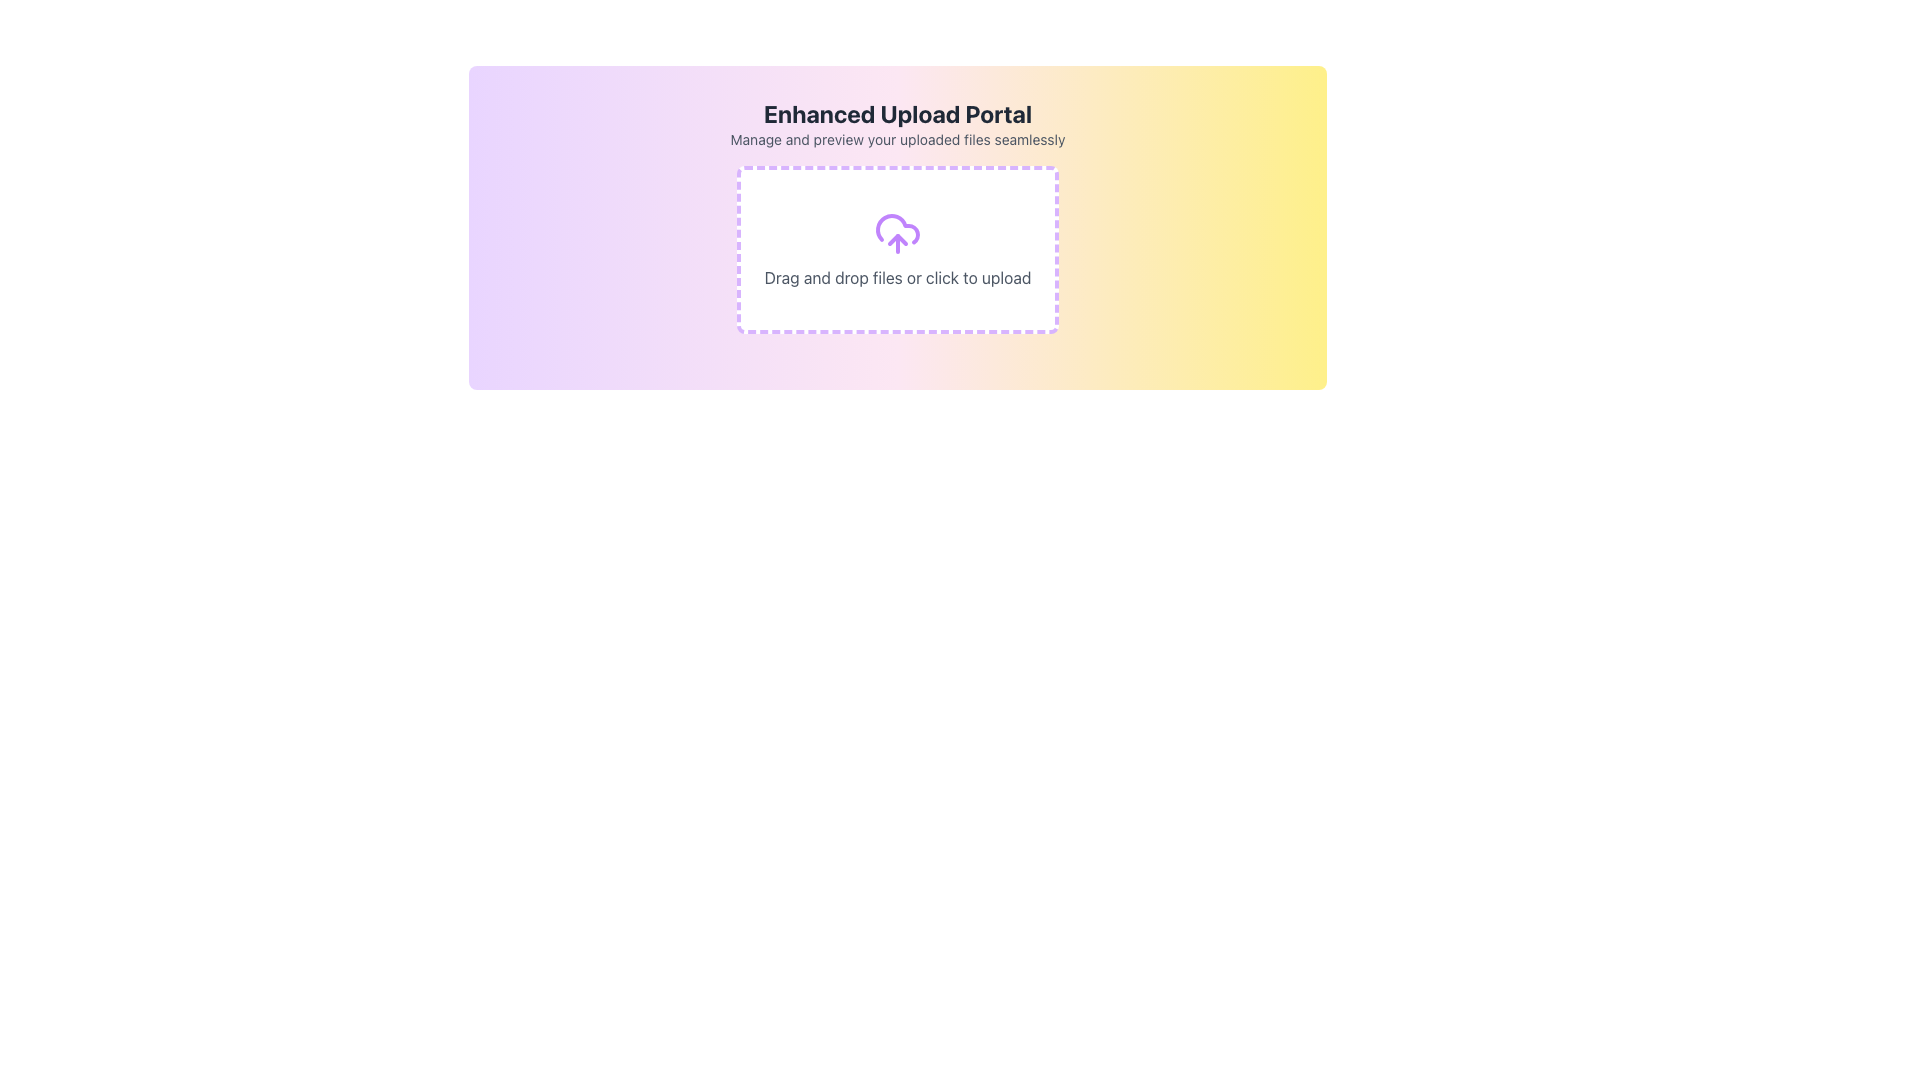 The image size is (1920, 1080). What do you see at coordinates (896, 233) in the screenshot?
I see `the upload icon located at the center of the bordered box with a dashed purple border, which indicates drag-and-drop or click-to-upload functionality` at bounding box center [896, 233].